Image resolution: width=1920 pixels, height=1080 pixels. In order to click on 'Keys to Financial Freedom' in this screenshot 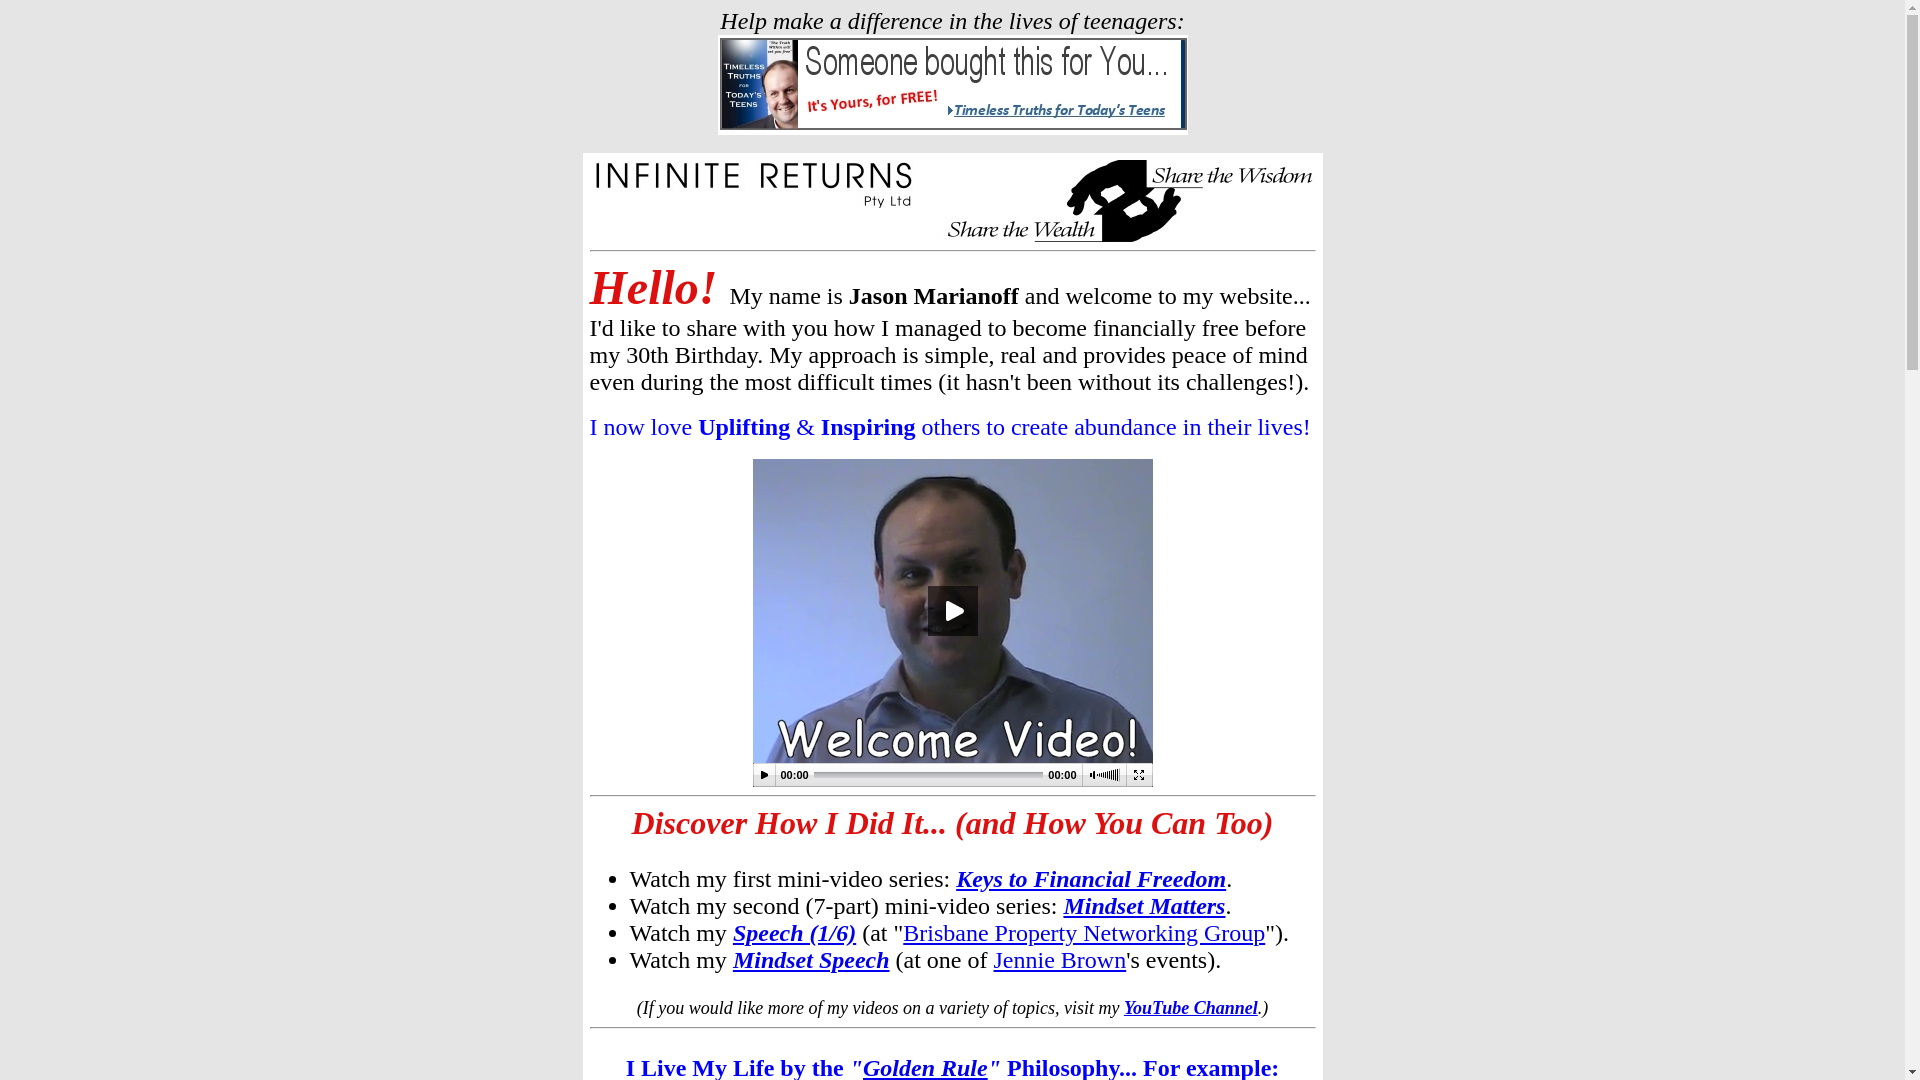, I will do `click(954, 878)`.